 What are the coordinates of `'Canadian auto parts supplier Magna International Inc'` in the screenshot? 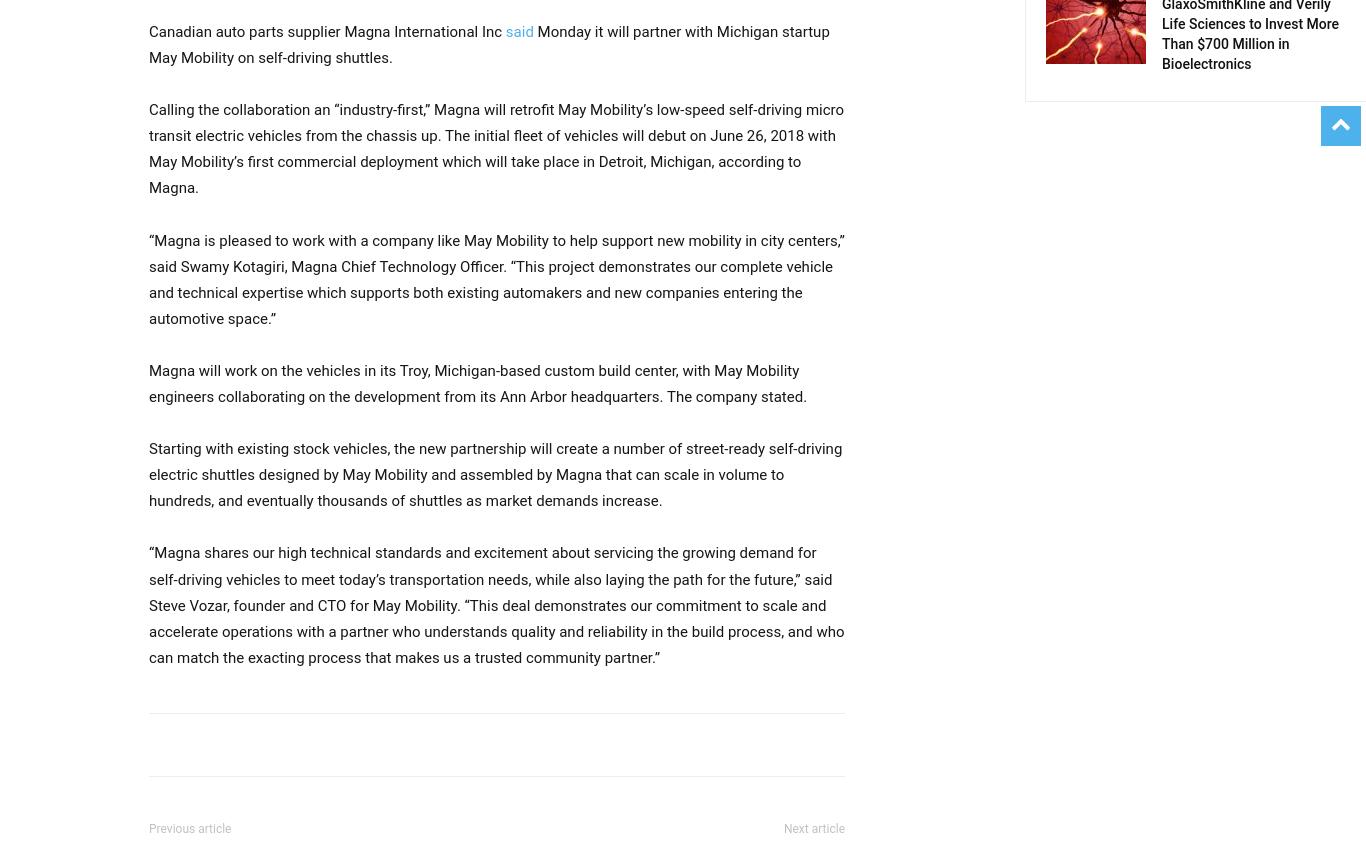 It's located at (327, 30).